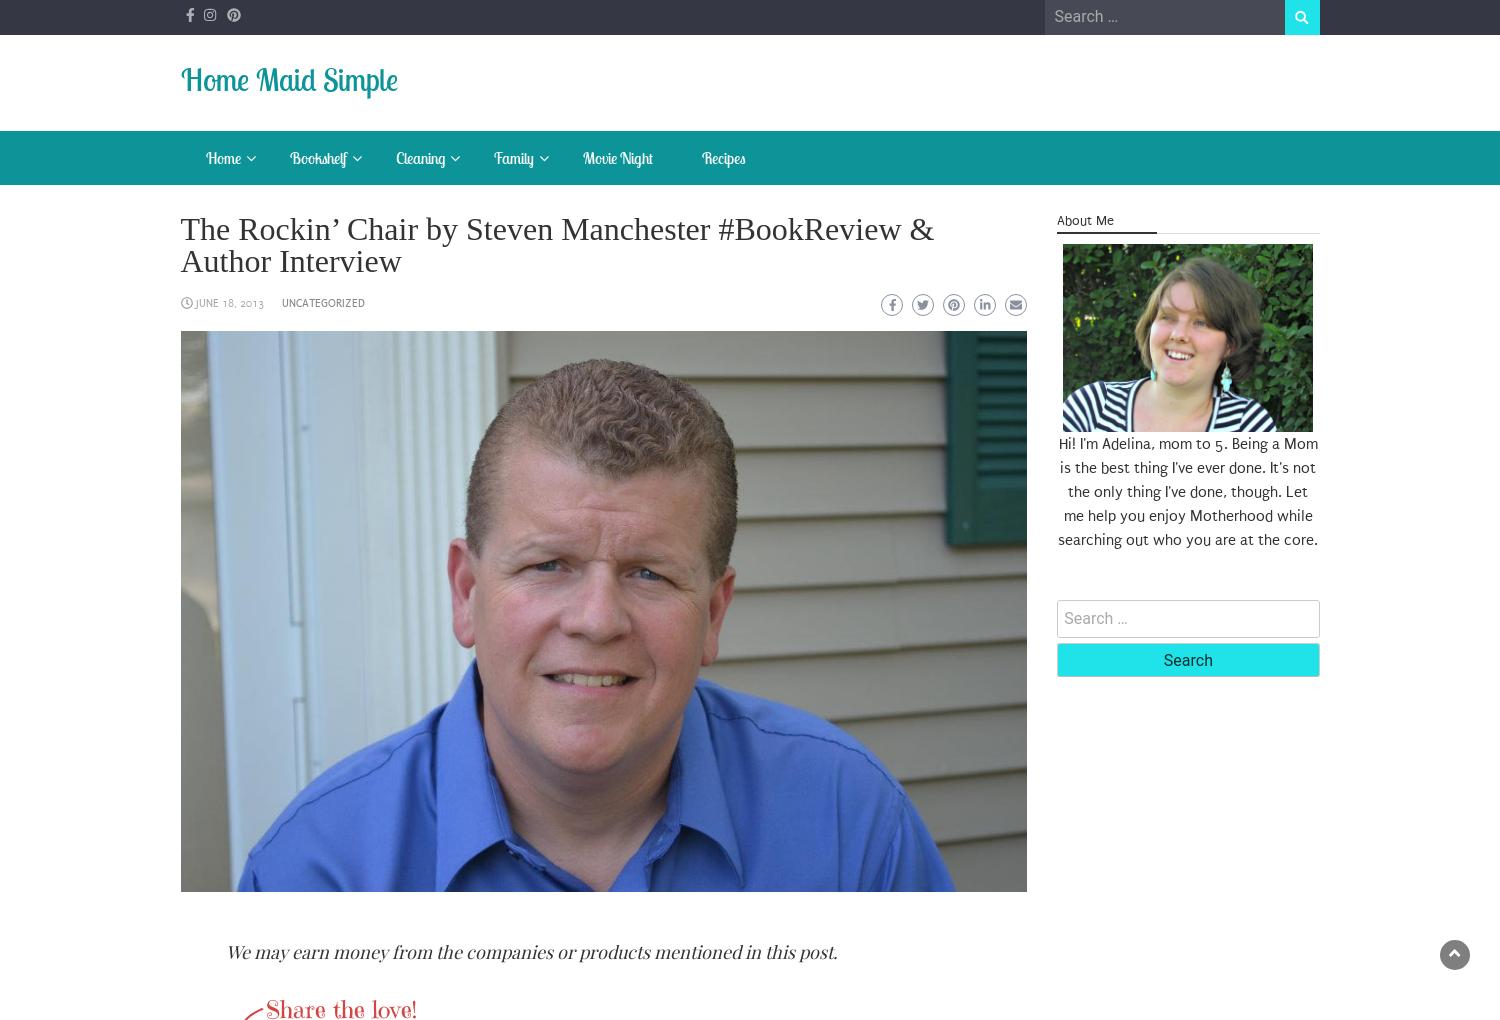  I want to click on 'Home Maid Simple', so click(288, 79).